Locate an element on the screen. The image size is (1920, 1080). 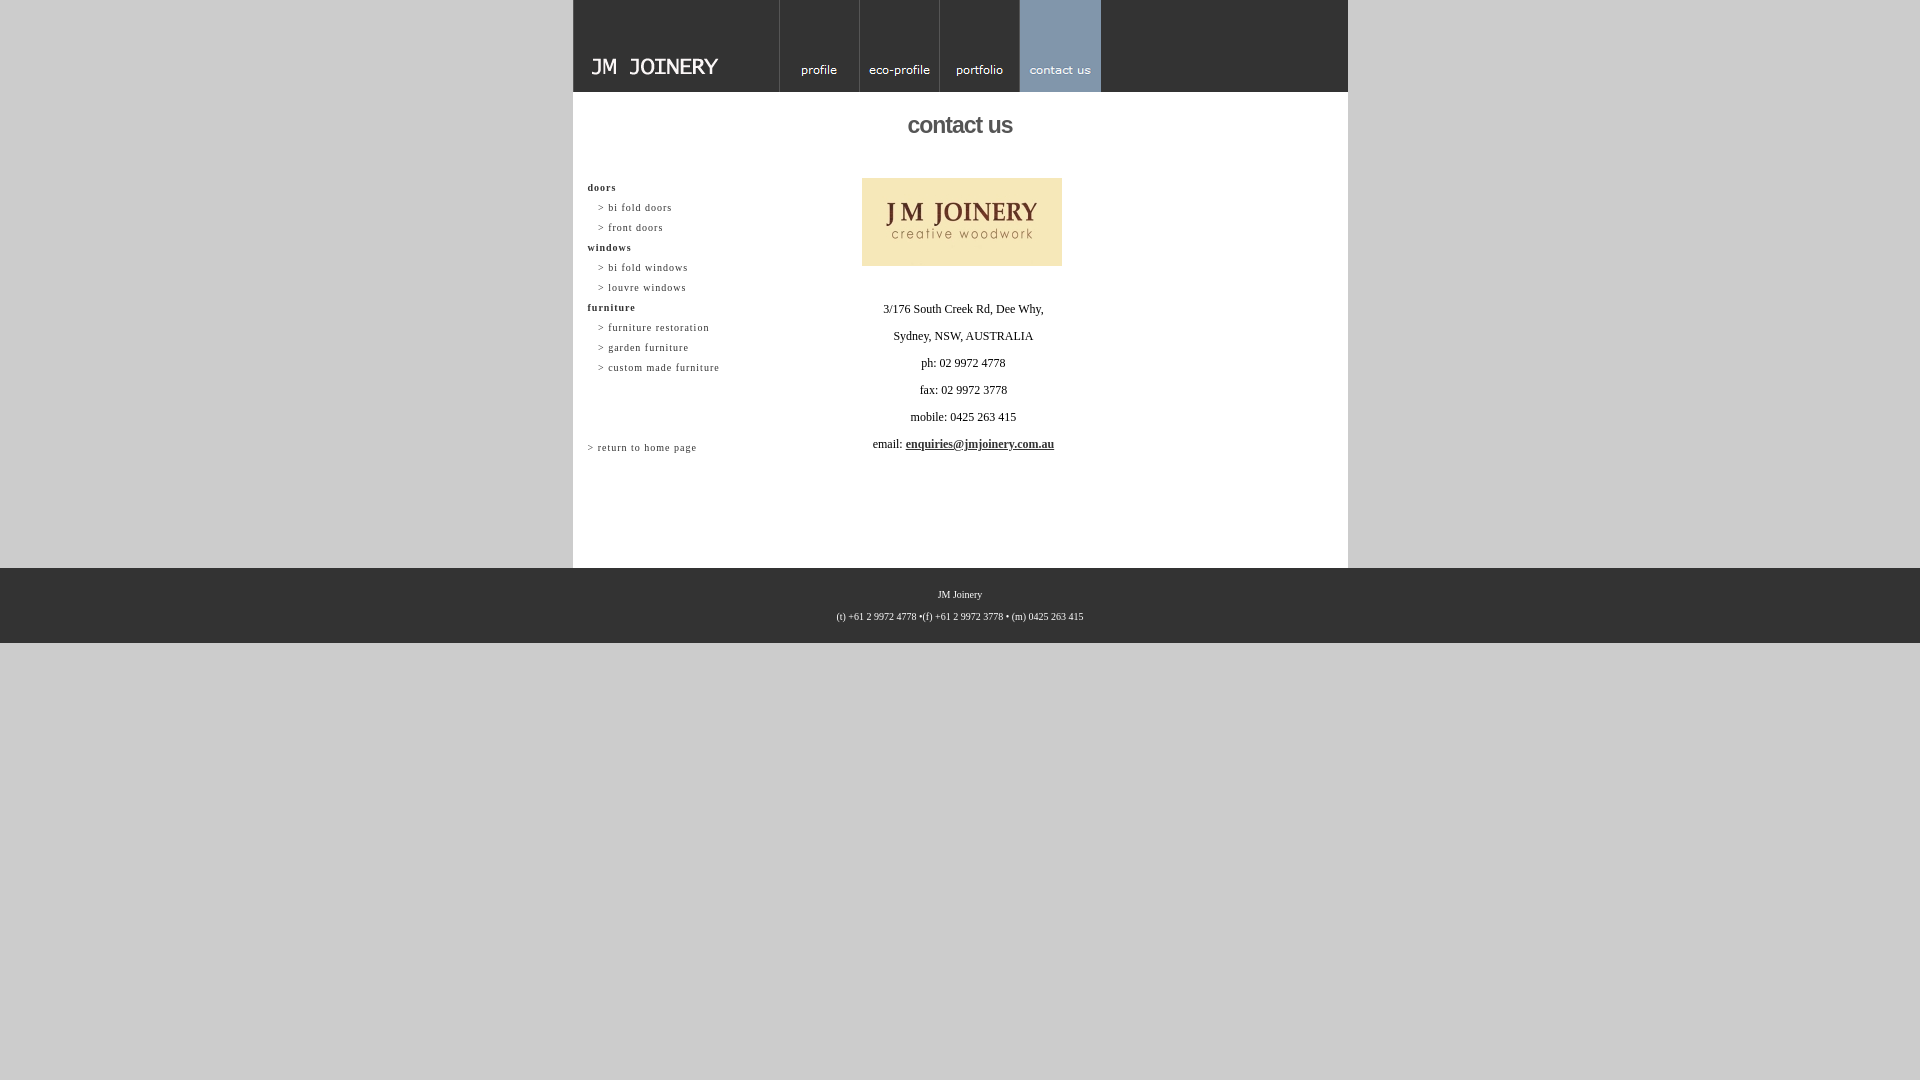
'doors' is located at coordinates (570, 188).